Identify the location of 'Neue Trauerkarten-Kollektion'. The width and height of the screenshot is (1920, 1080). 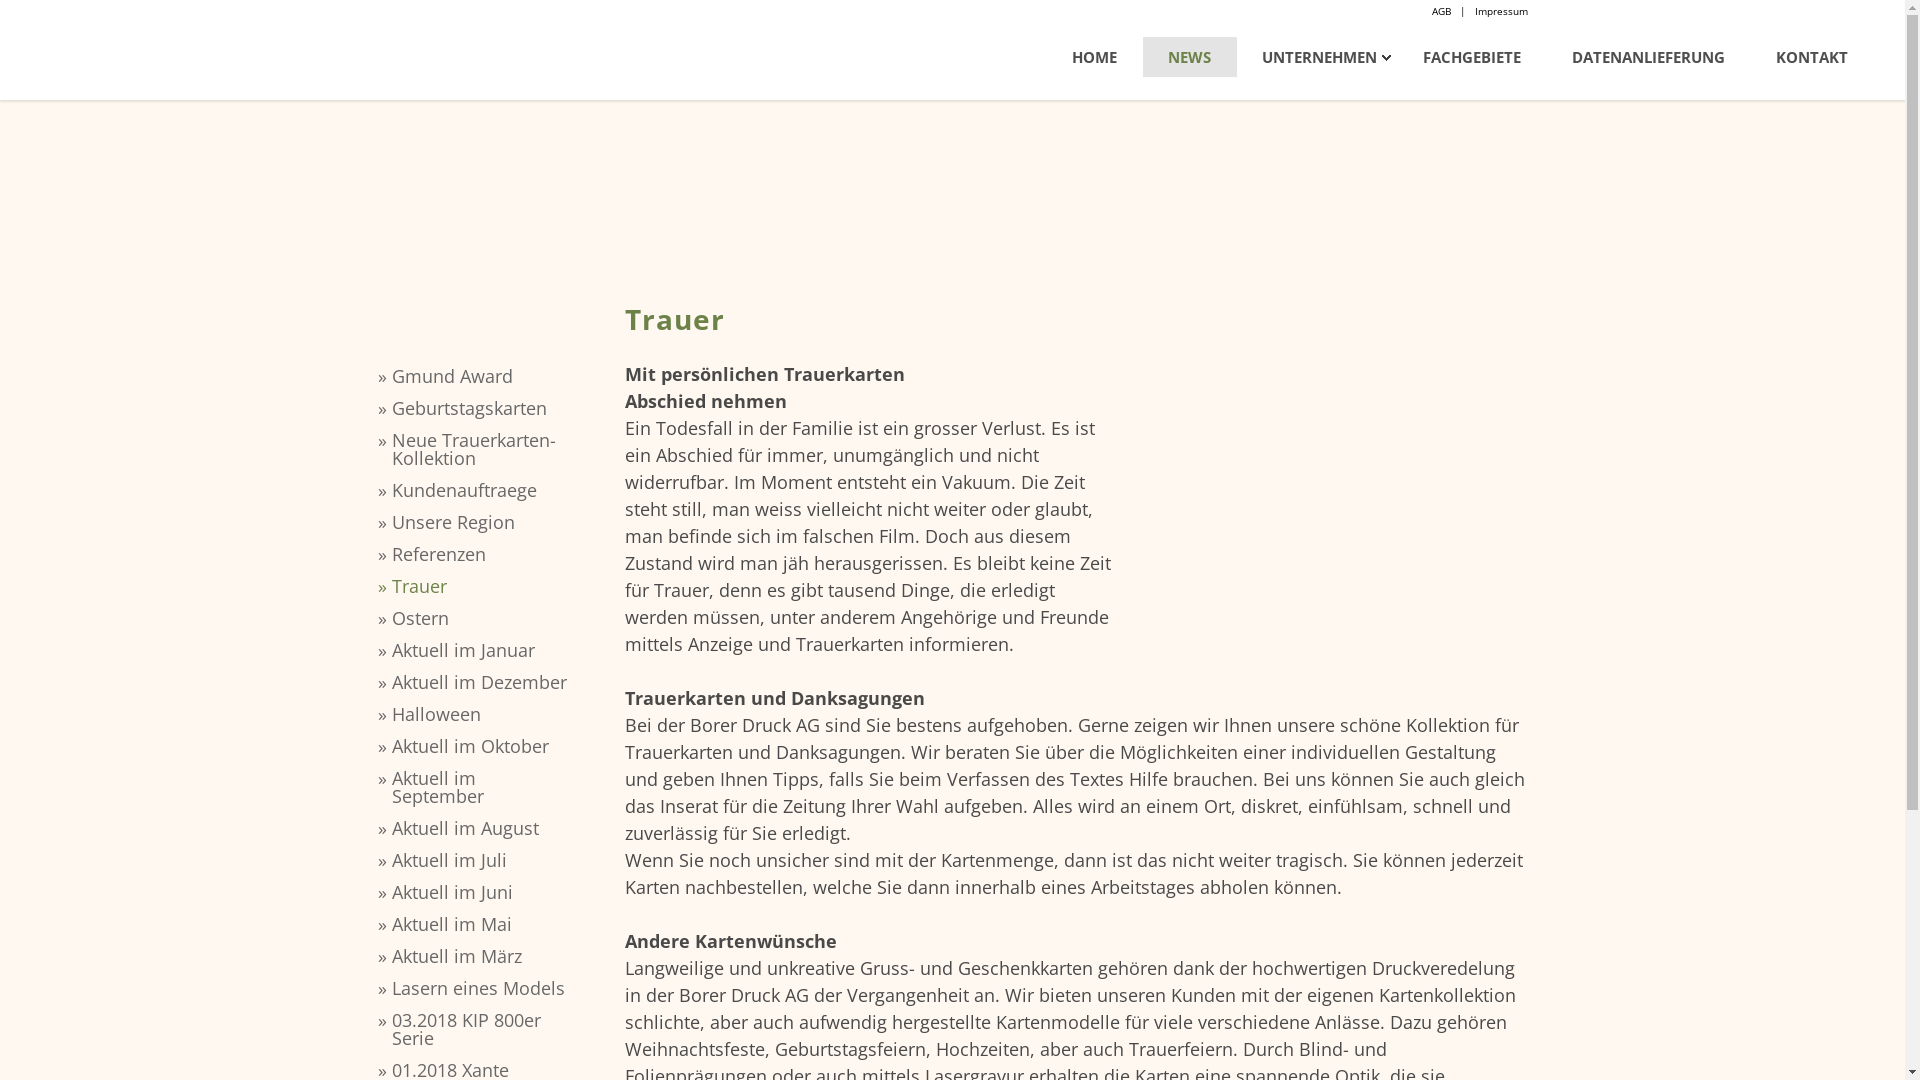
(481, 447).